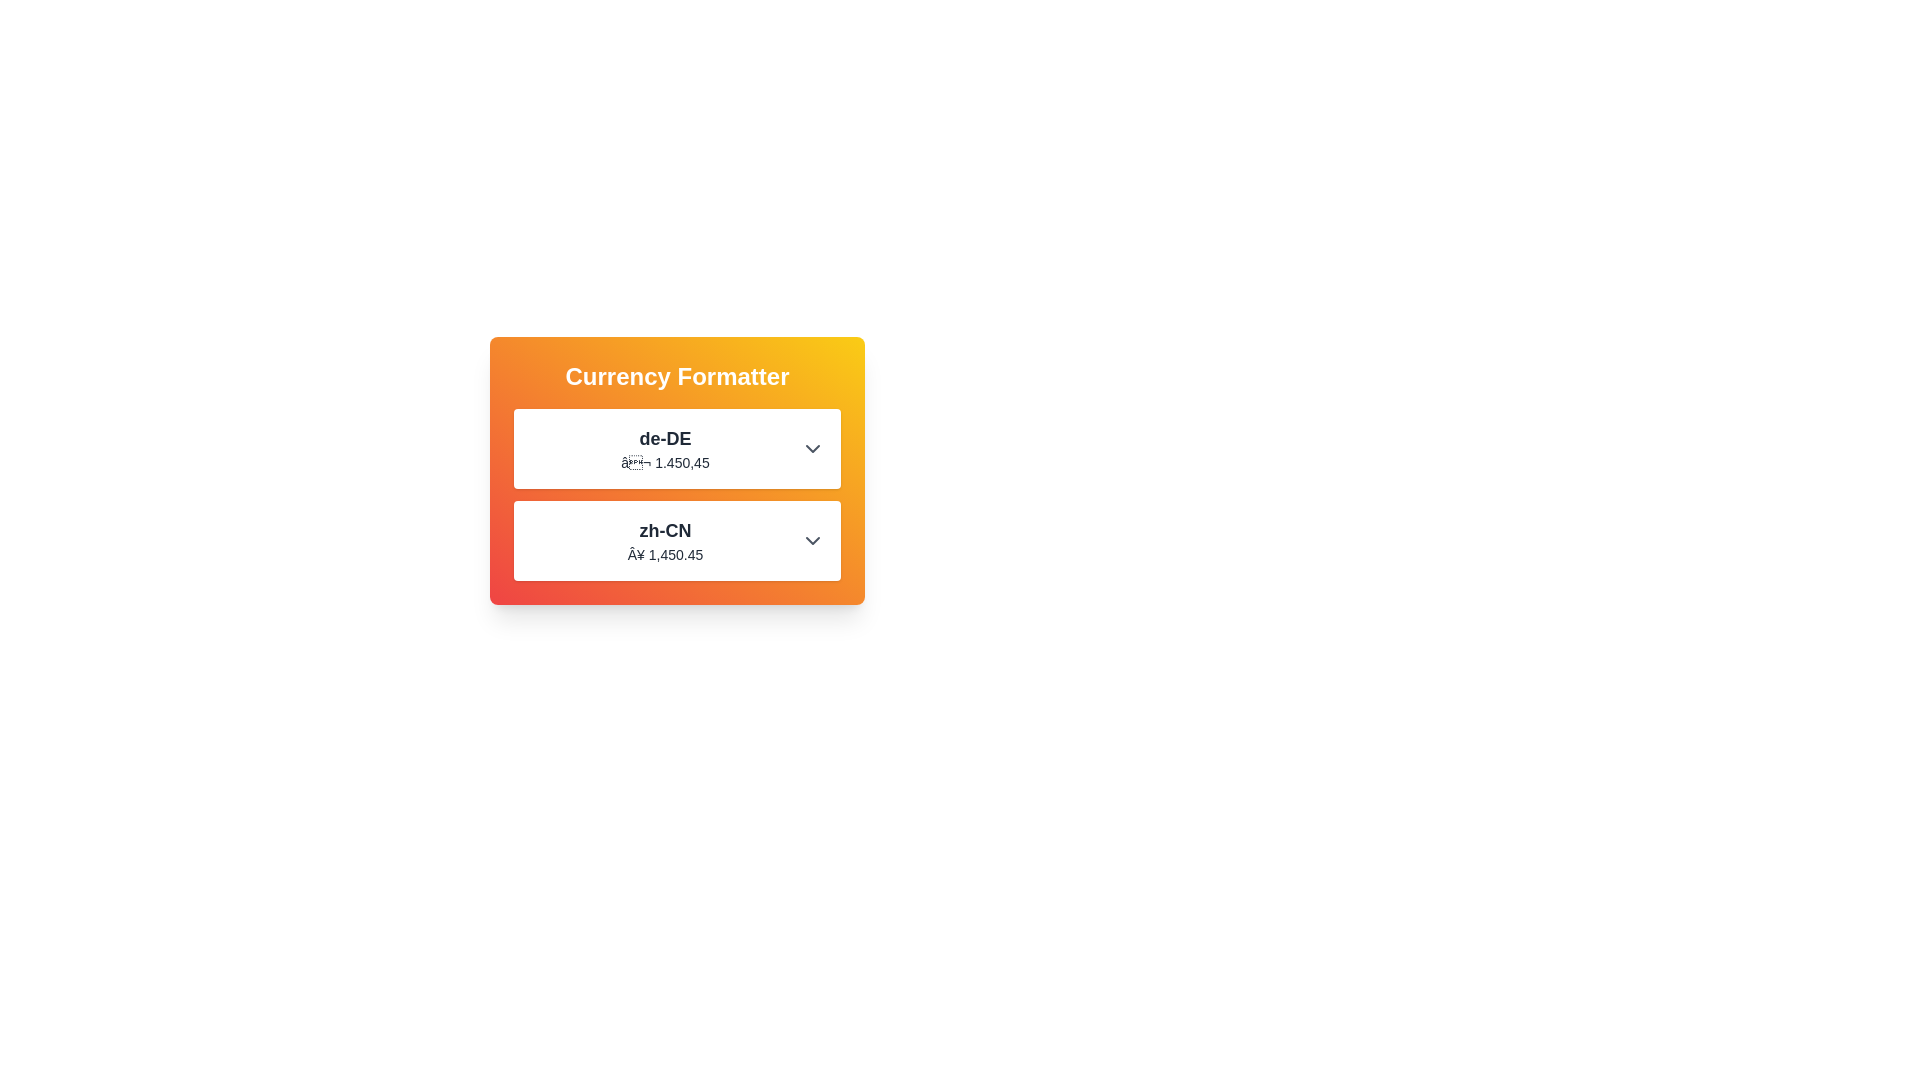 The width and height of the screenshot is (1920, 1080). I want to click on the currency display option for Chinese Yuan, which is the second entry in the dropdown list beneath the 'de-DE' option, so click(677, 540).